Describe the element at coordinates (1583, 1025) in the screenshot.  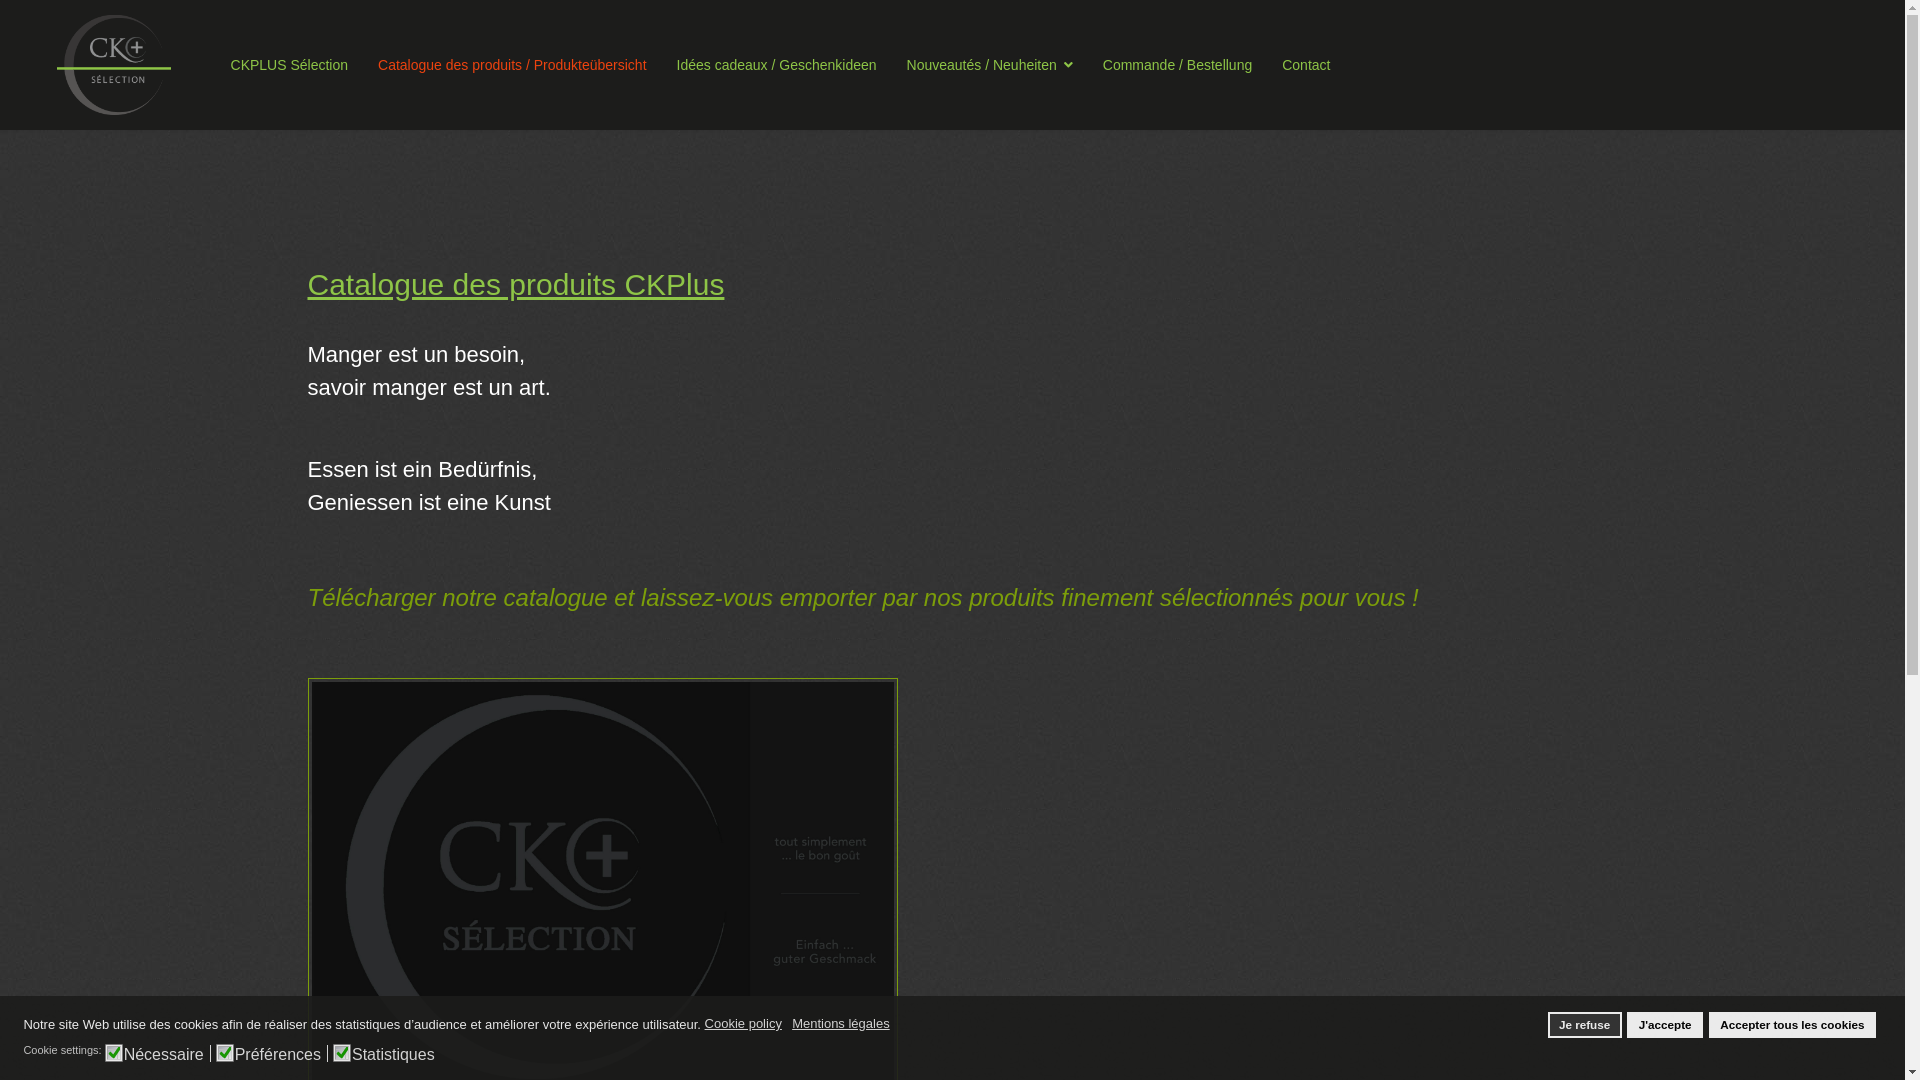
I see `'Je refuse'` at that location.